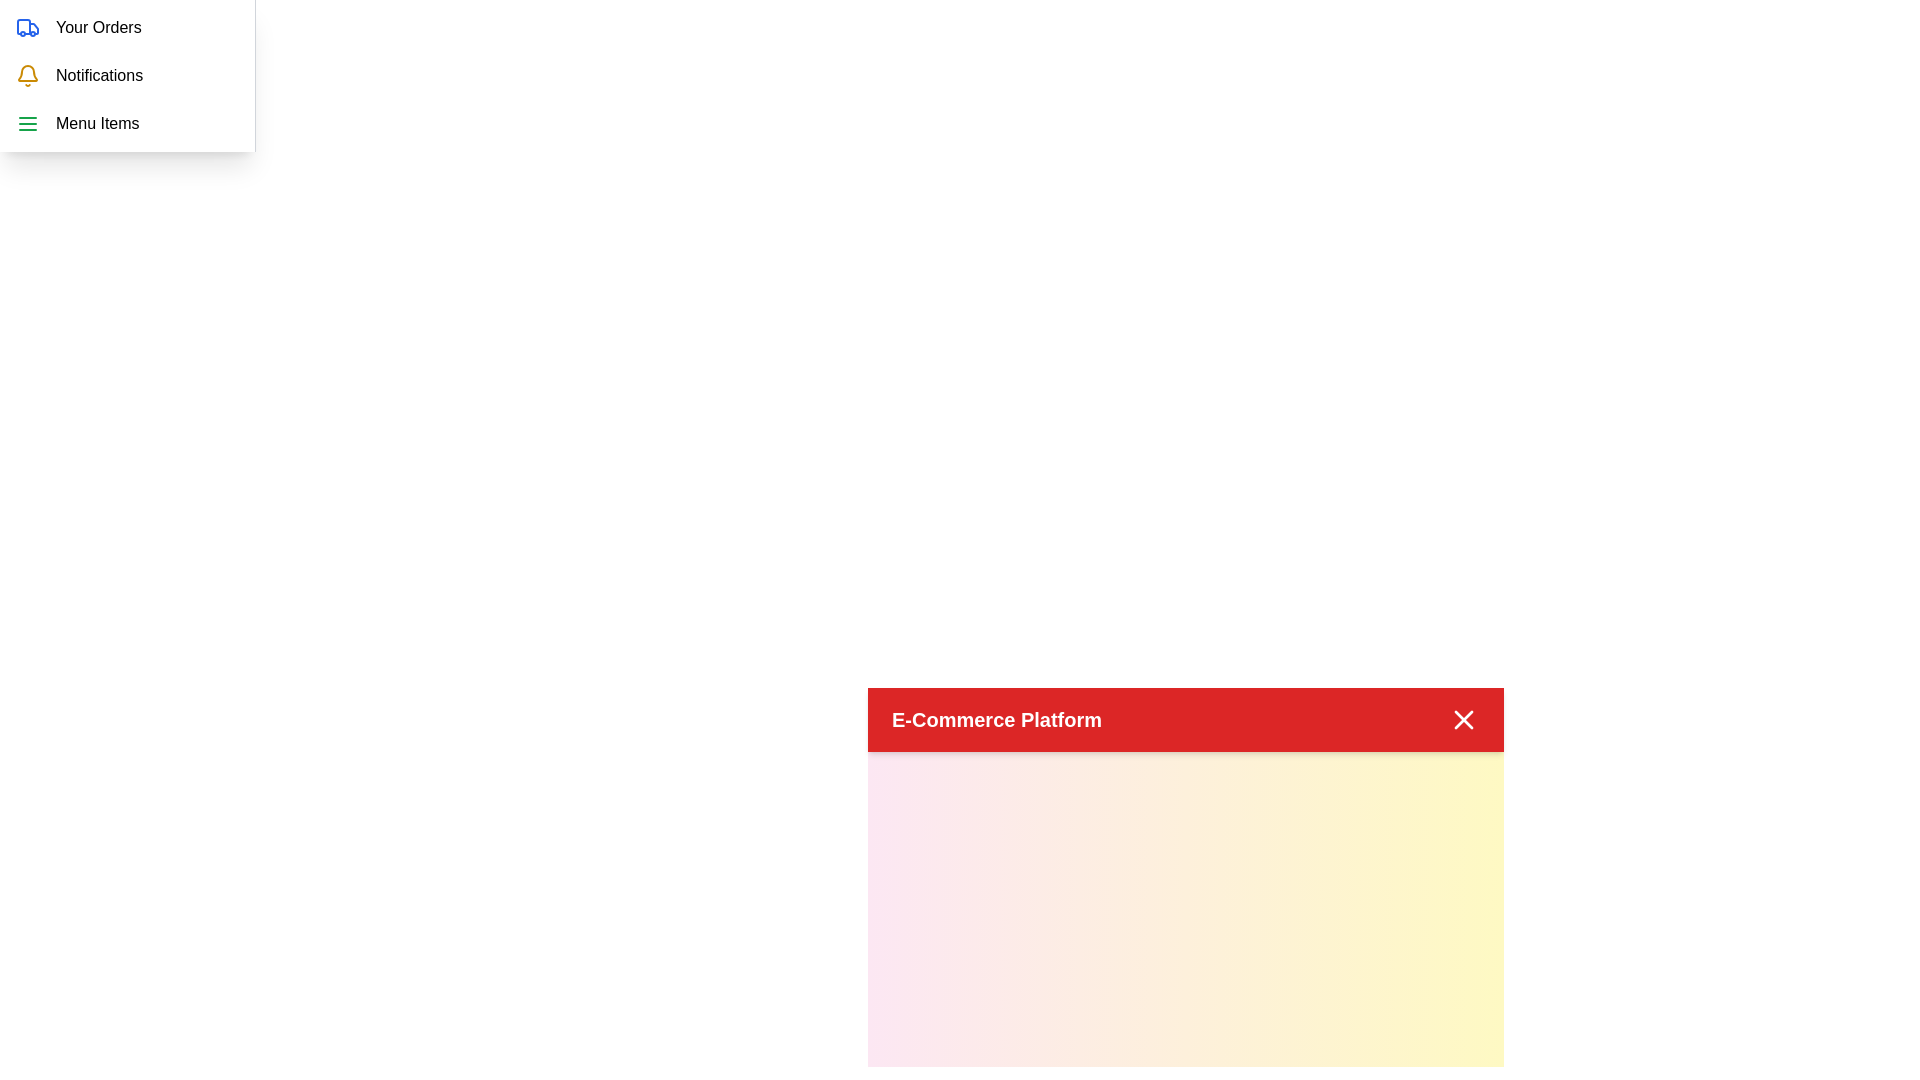 The height and width of the screenshot is (1080, 1920). Describe the element at coordinates (28, 27) in the screenshot. I see `the 'Your Orders' icon` at that location.